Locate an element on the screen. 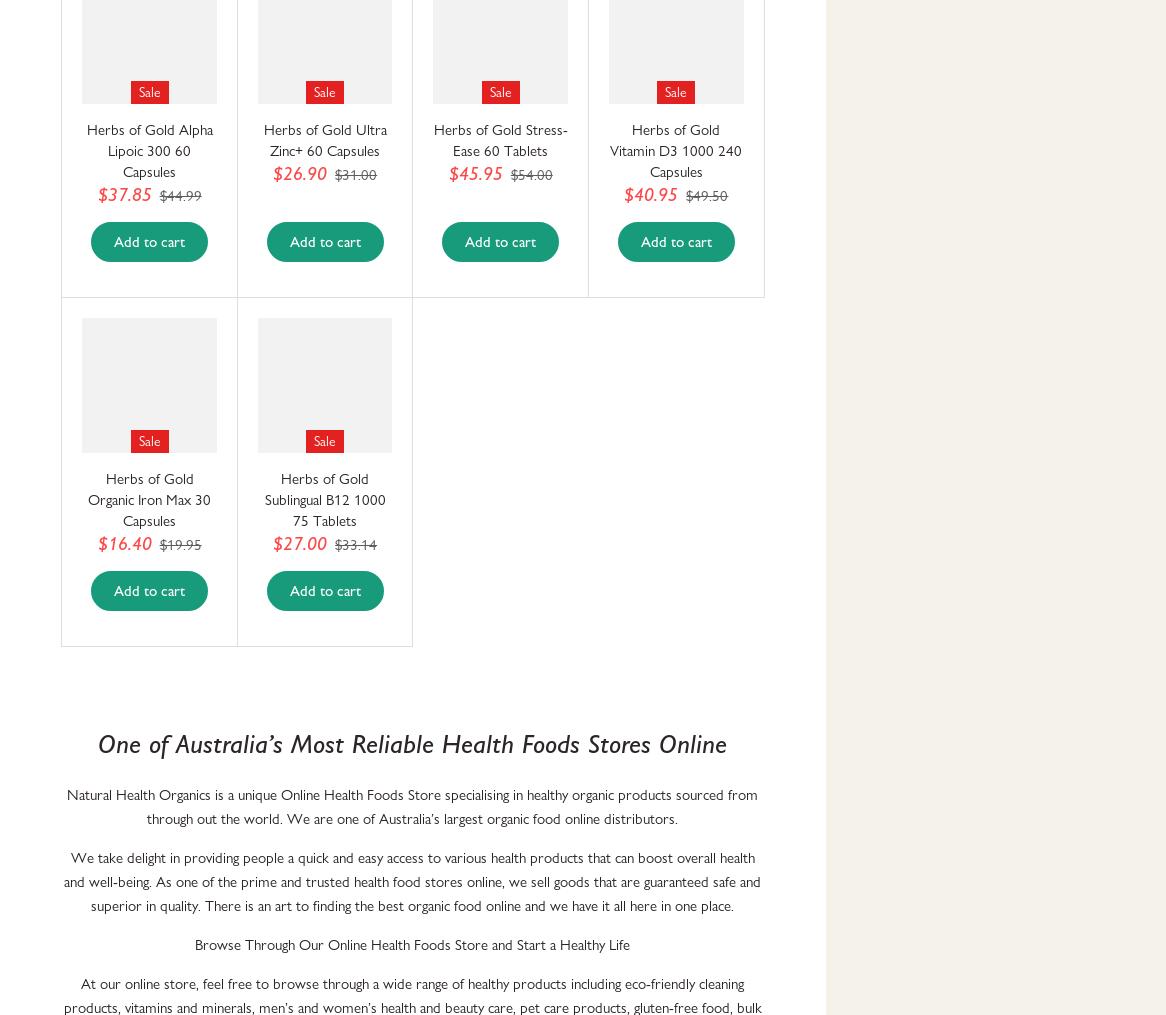  '$40.95' is located at coordinates (649, 193).